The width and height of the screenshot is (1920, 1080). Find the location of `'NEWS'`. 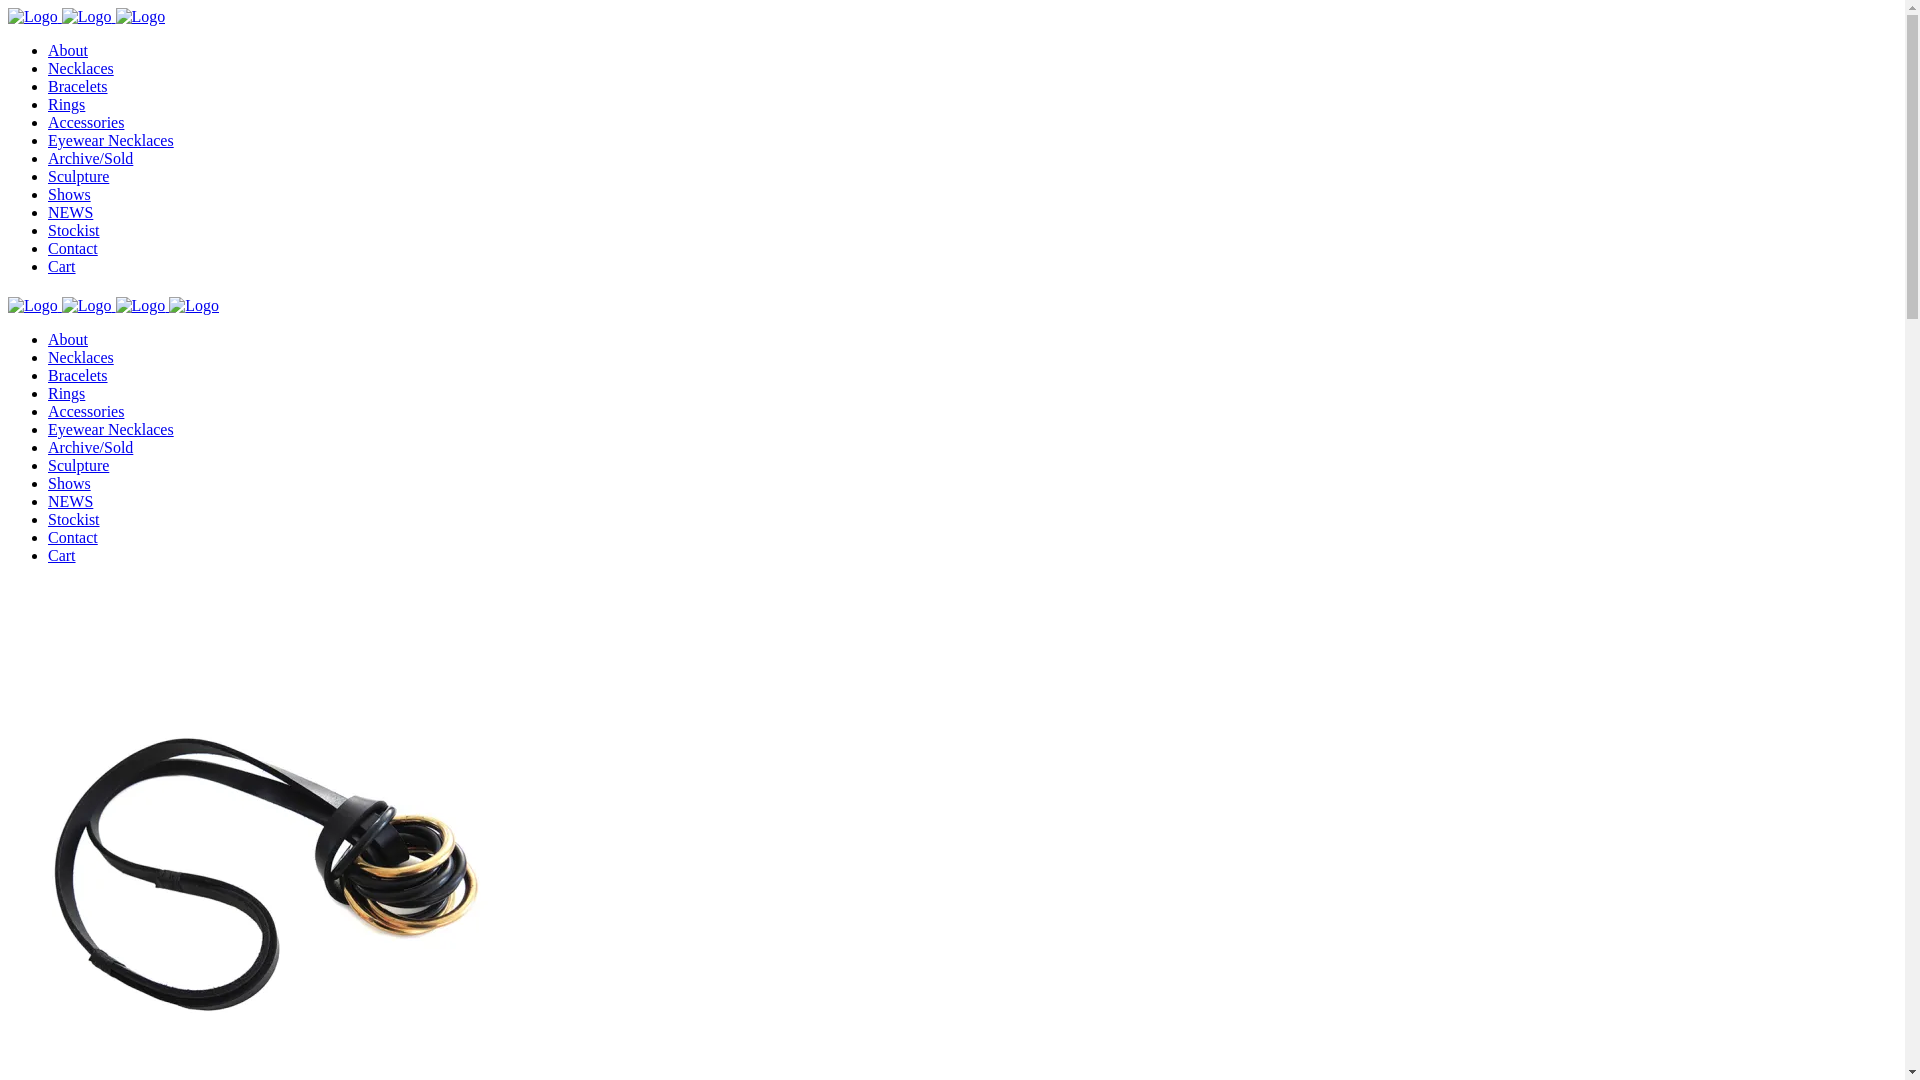

'NEWS' is located at coordinates (70, 500).